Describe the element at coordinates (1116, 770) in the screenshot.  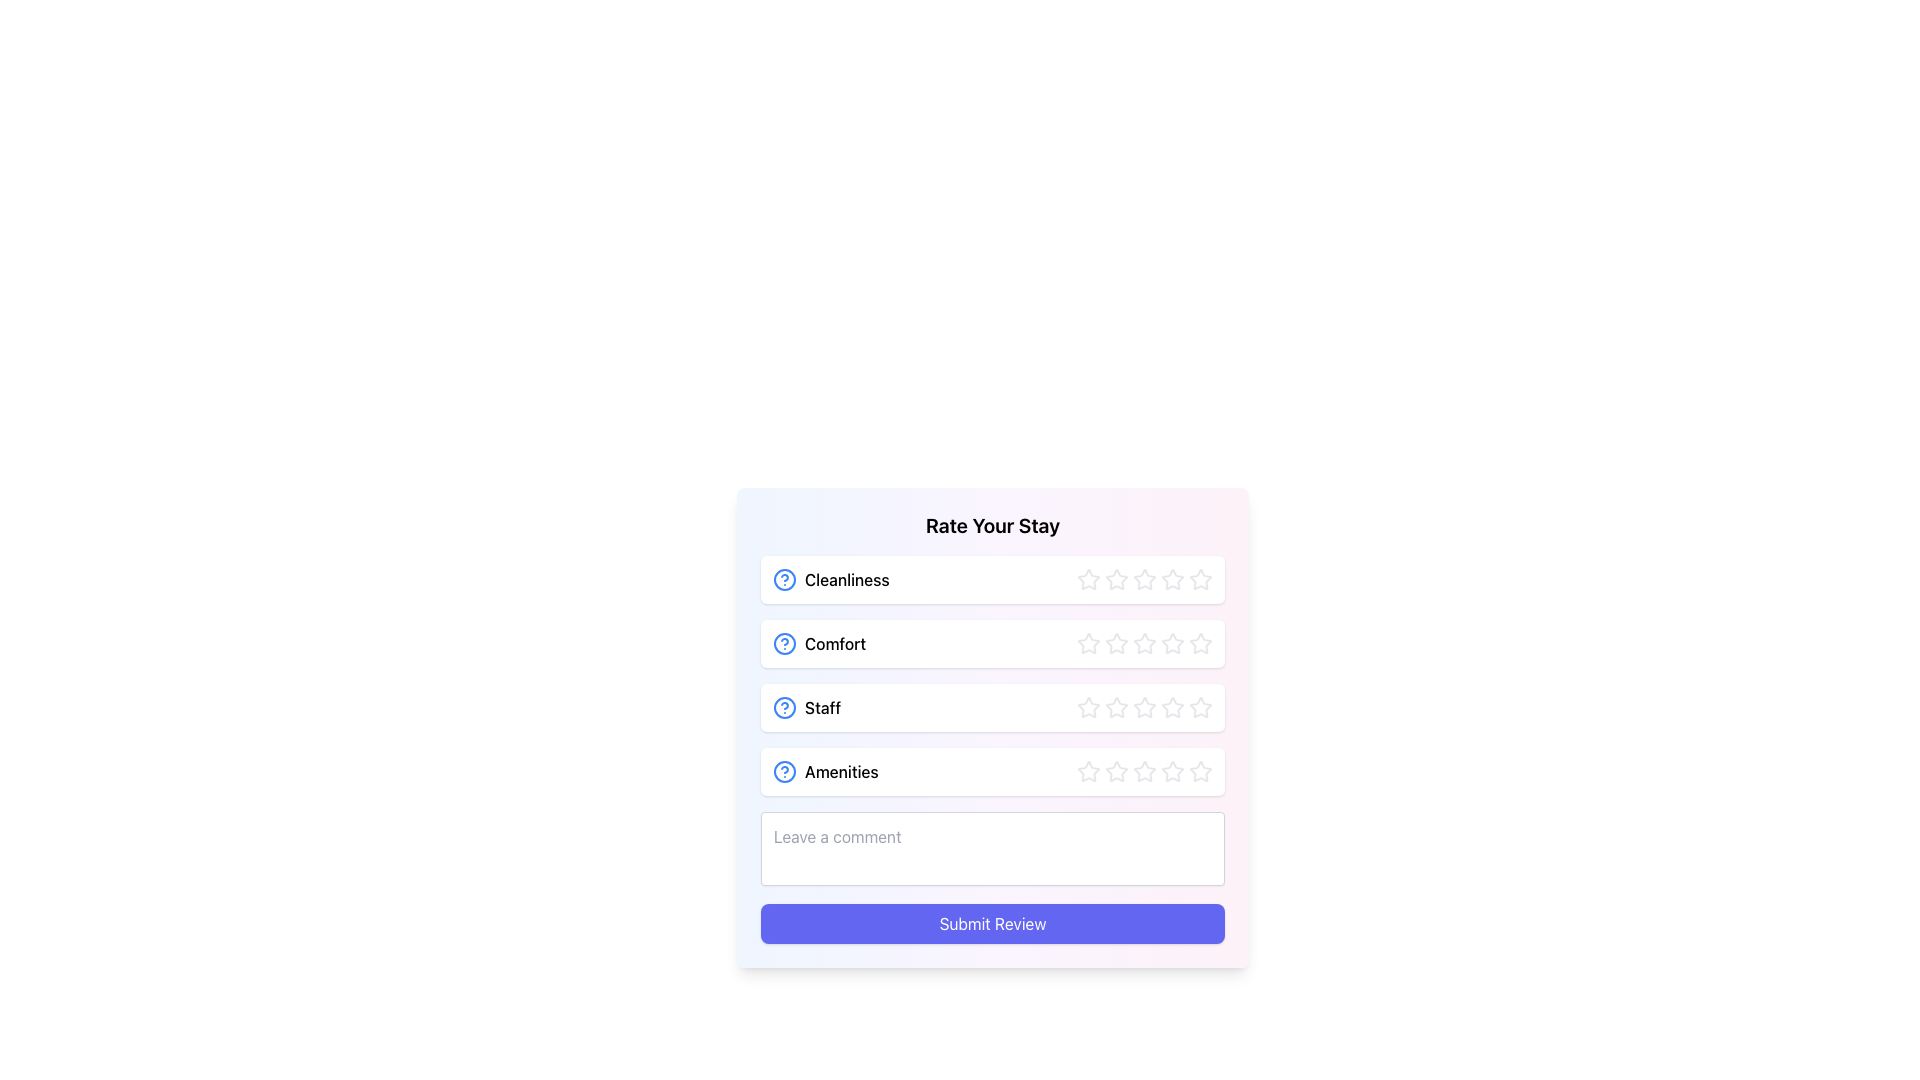
I see `the first star in the 'Amenities' rating section` at that location.